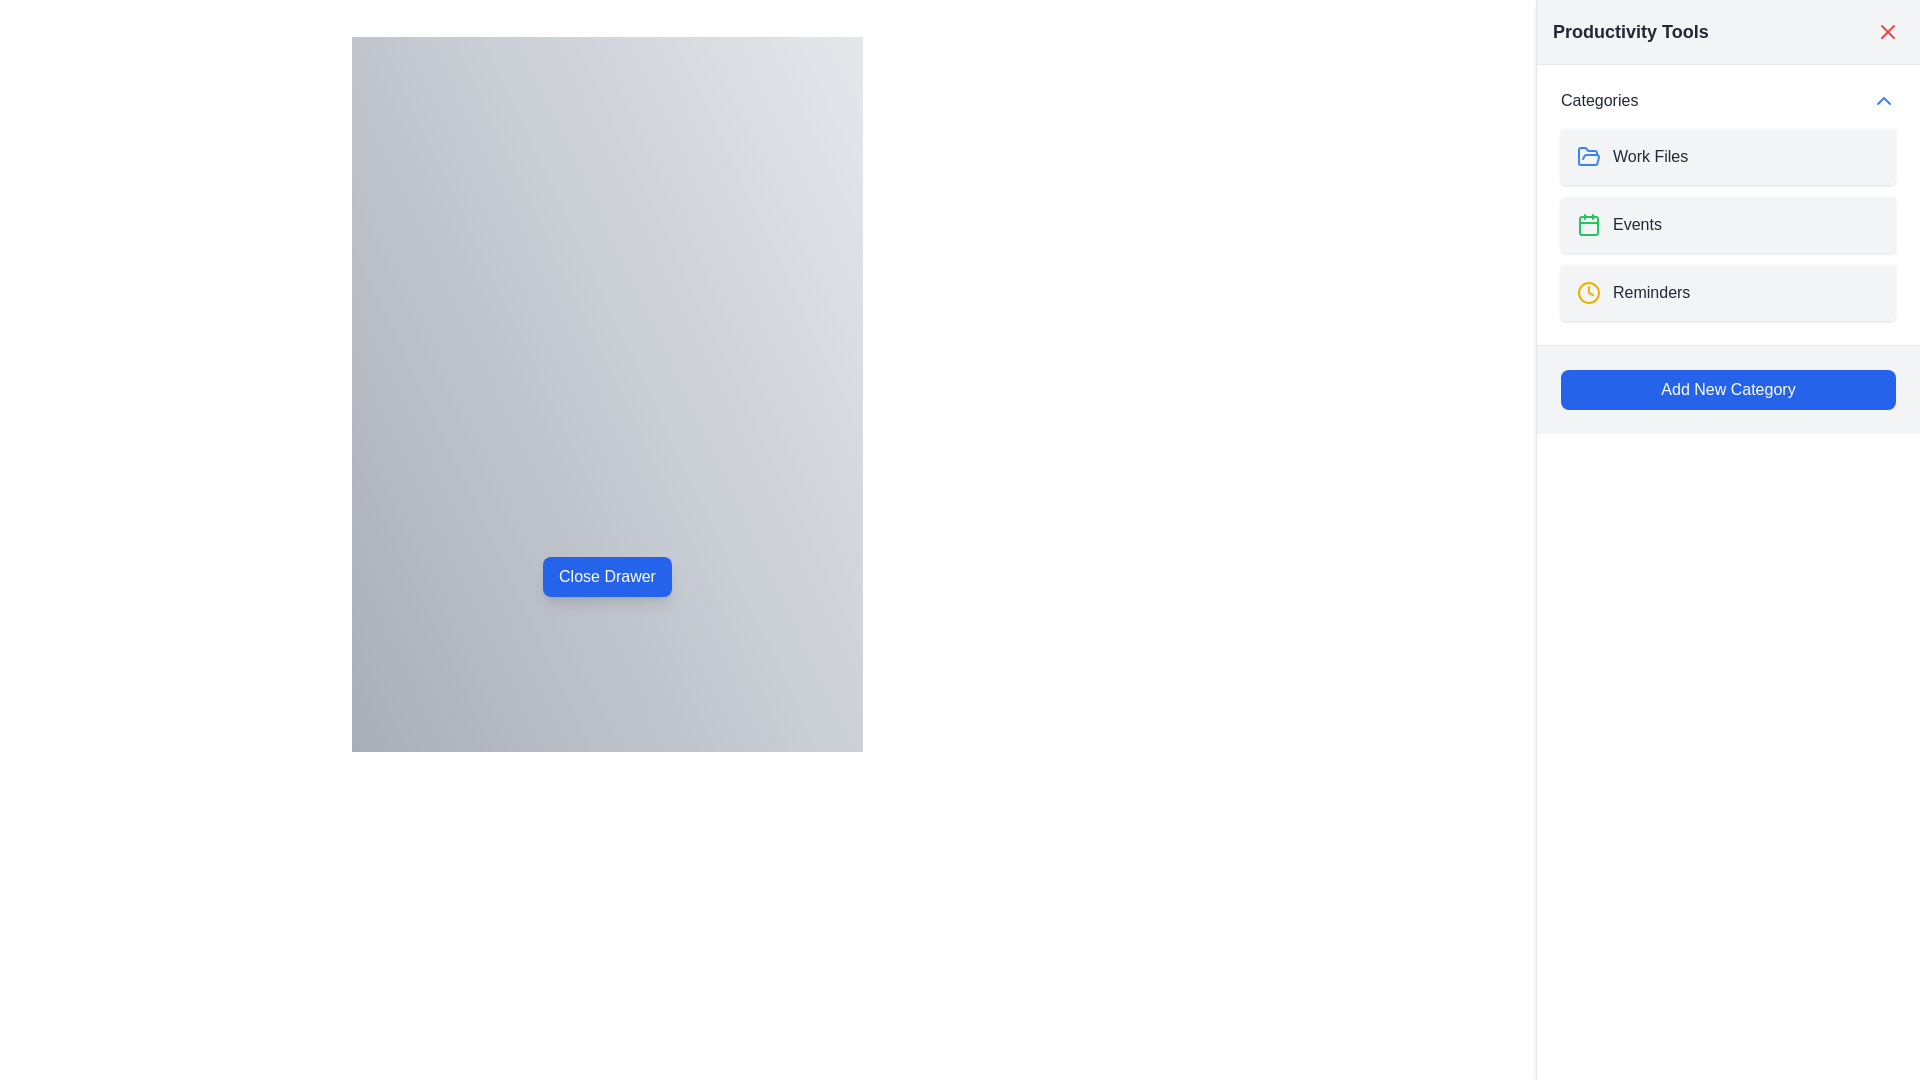  What do you see at coordinates (1886, 31) in the screenshot?
I see `the close button located at the top-right corner of the 'Productivity Tools' panel` at bounding box center [1886, 31].